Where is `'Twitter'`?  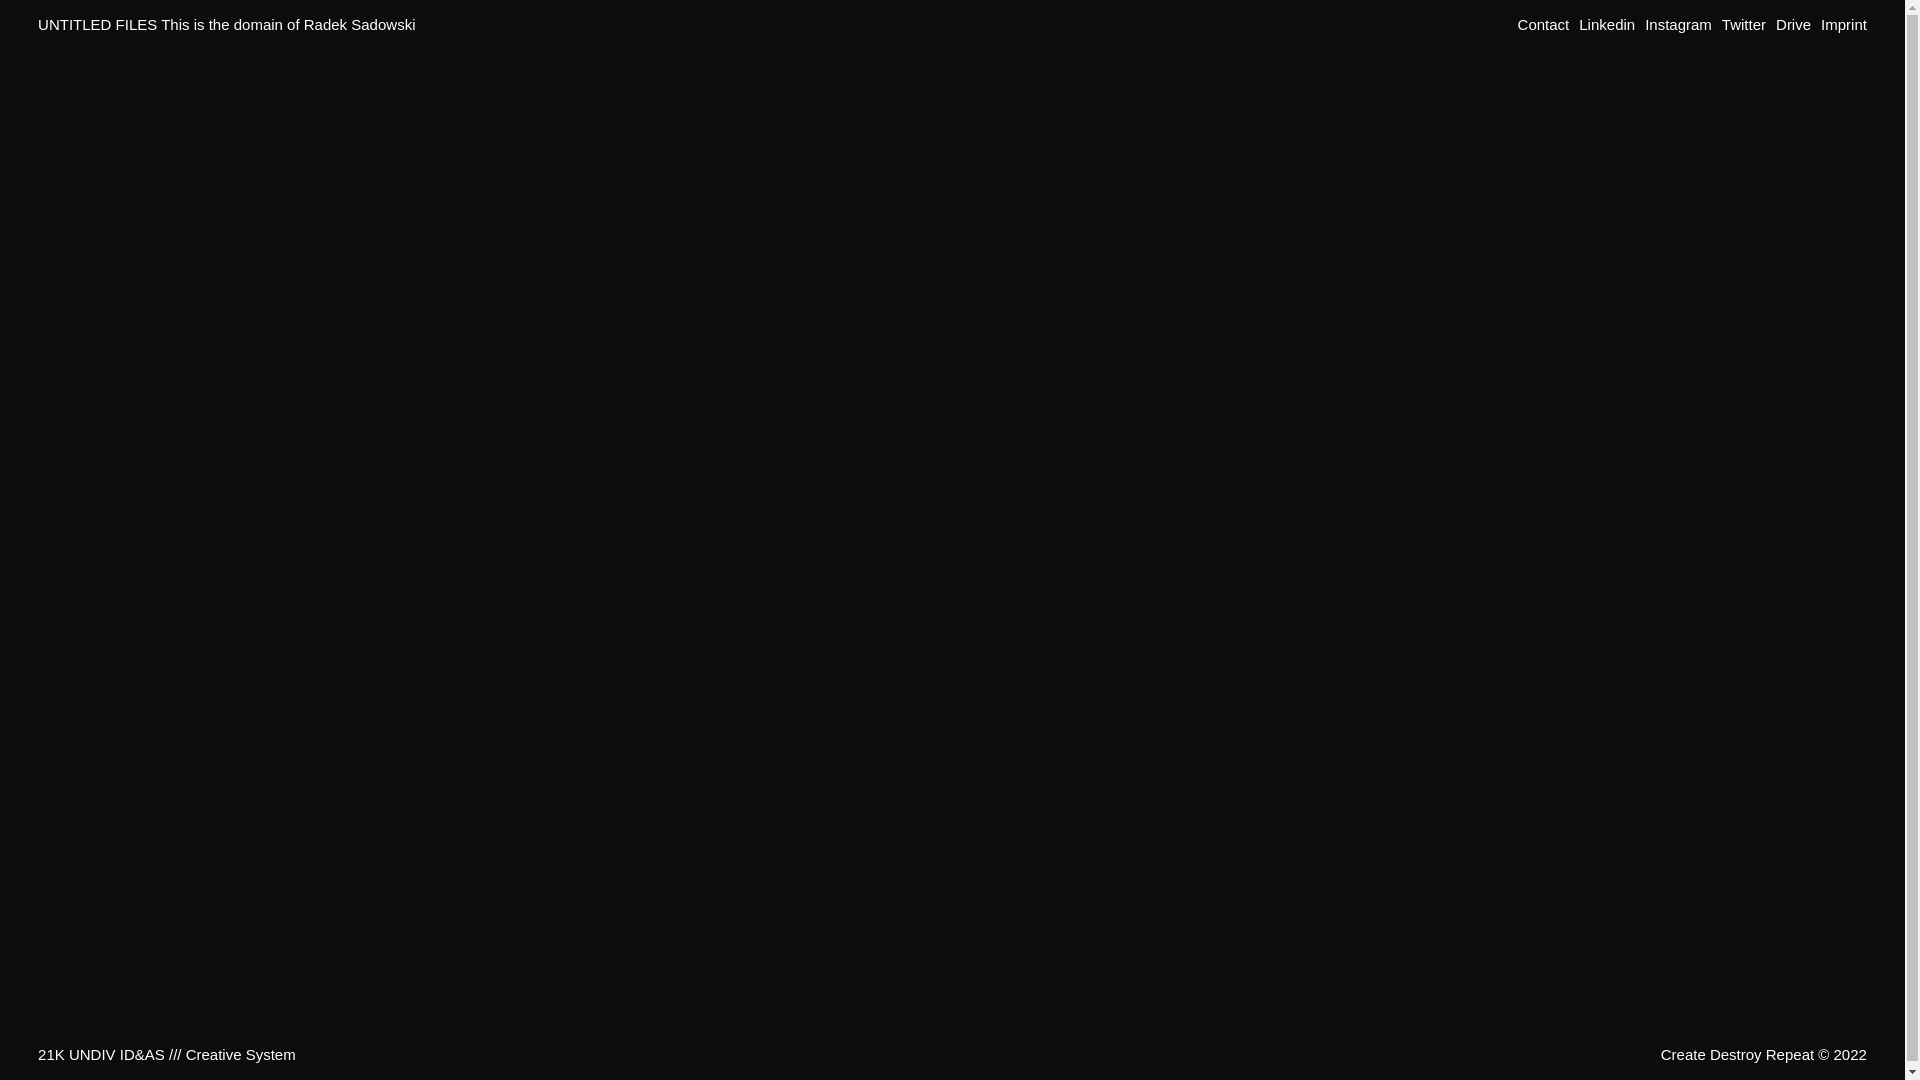 'Twitter' is located at coordinates (1721, 24).